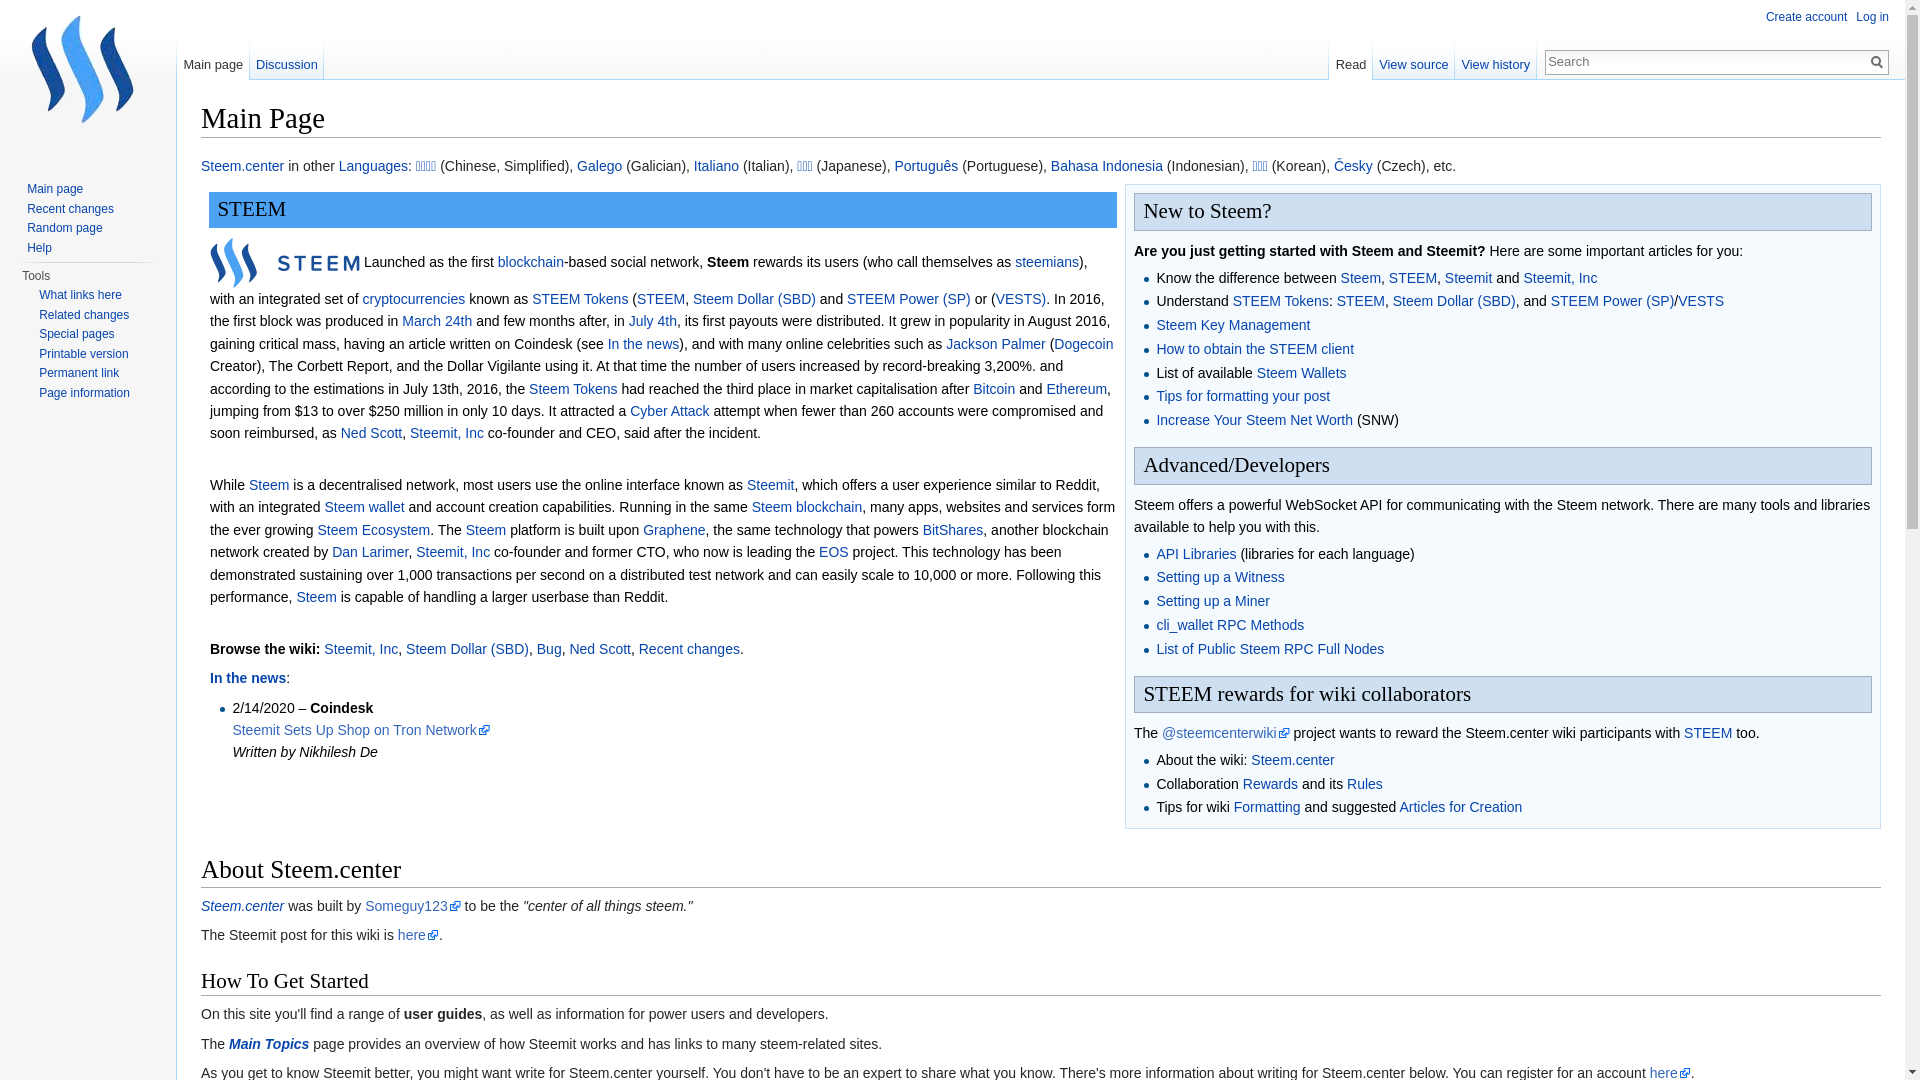  I want to click on 'Dan Larimer', so click(369, 551).